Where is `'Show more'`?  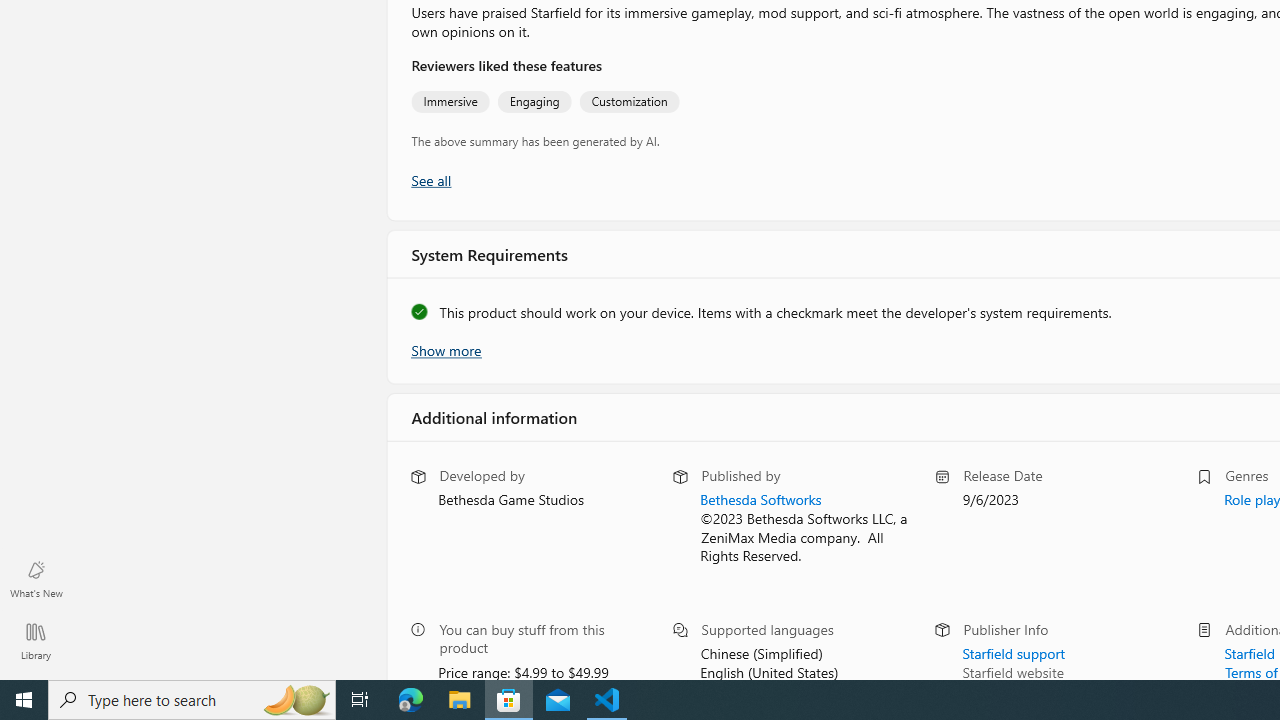
'Show more' is located at coordinates (444, 347).